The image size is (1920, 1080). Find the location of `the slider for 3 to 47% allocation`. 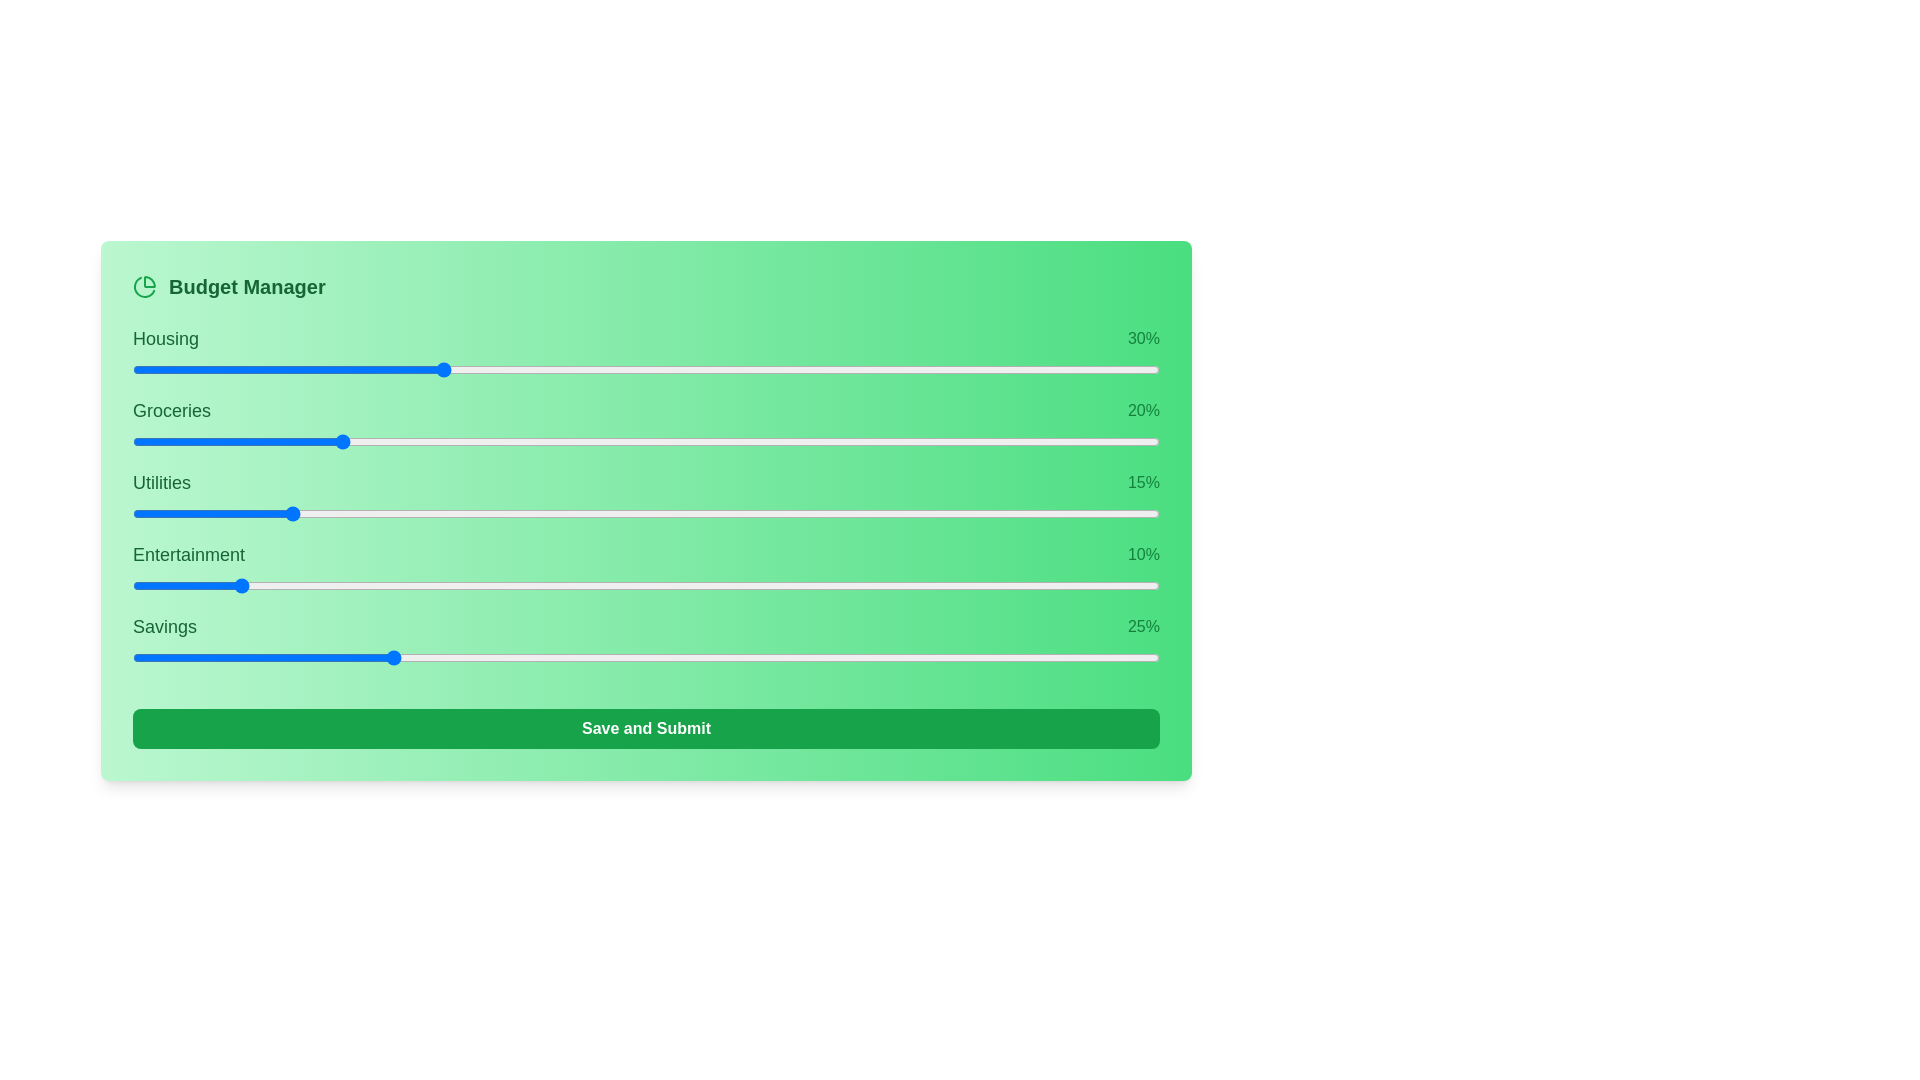

the slider for 3 to 47% allocation is located at coordinates (886, 585).